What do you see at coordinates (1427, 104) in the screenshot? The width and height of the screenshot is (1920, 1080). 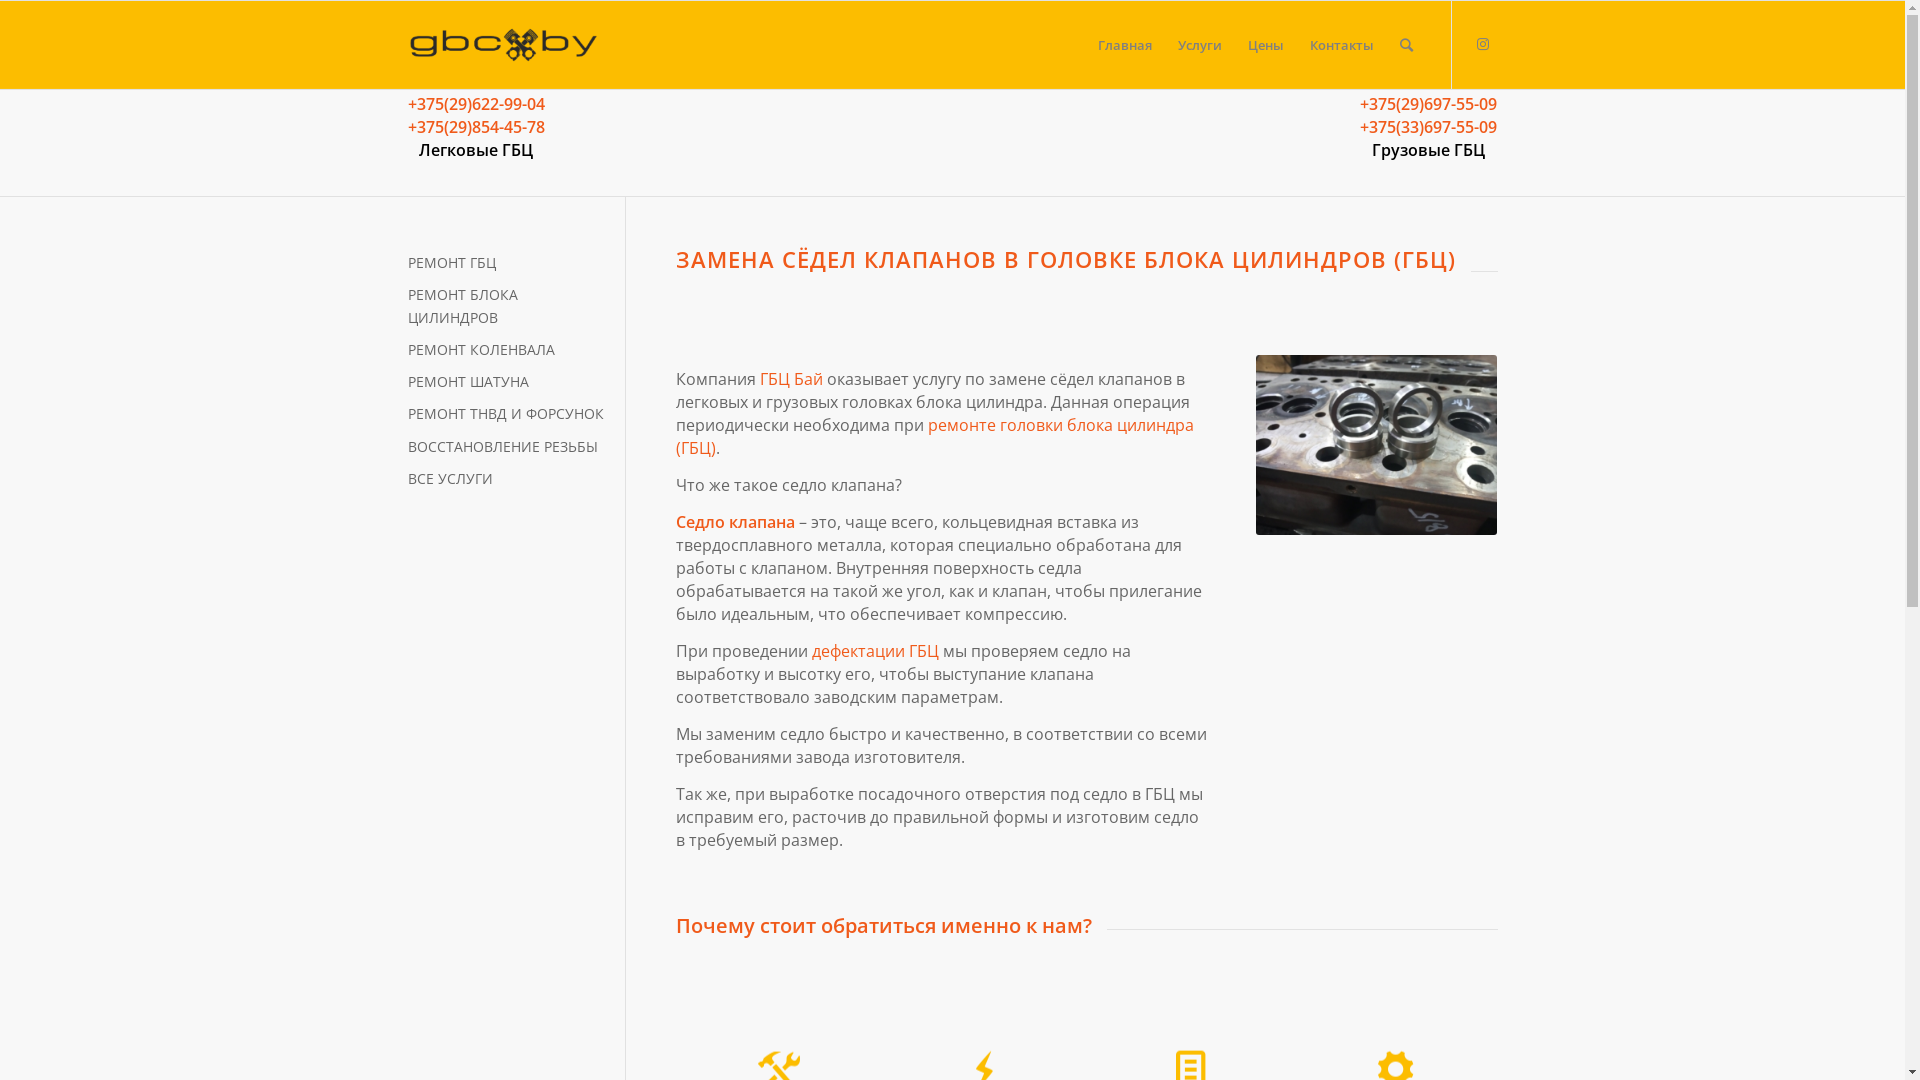 I see `'+375(29)697-55-09'` at bounding box center [1427, 104].